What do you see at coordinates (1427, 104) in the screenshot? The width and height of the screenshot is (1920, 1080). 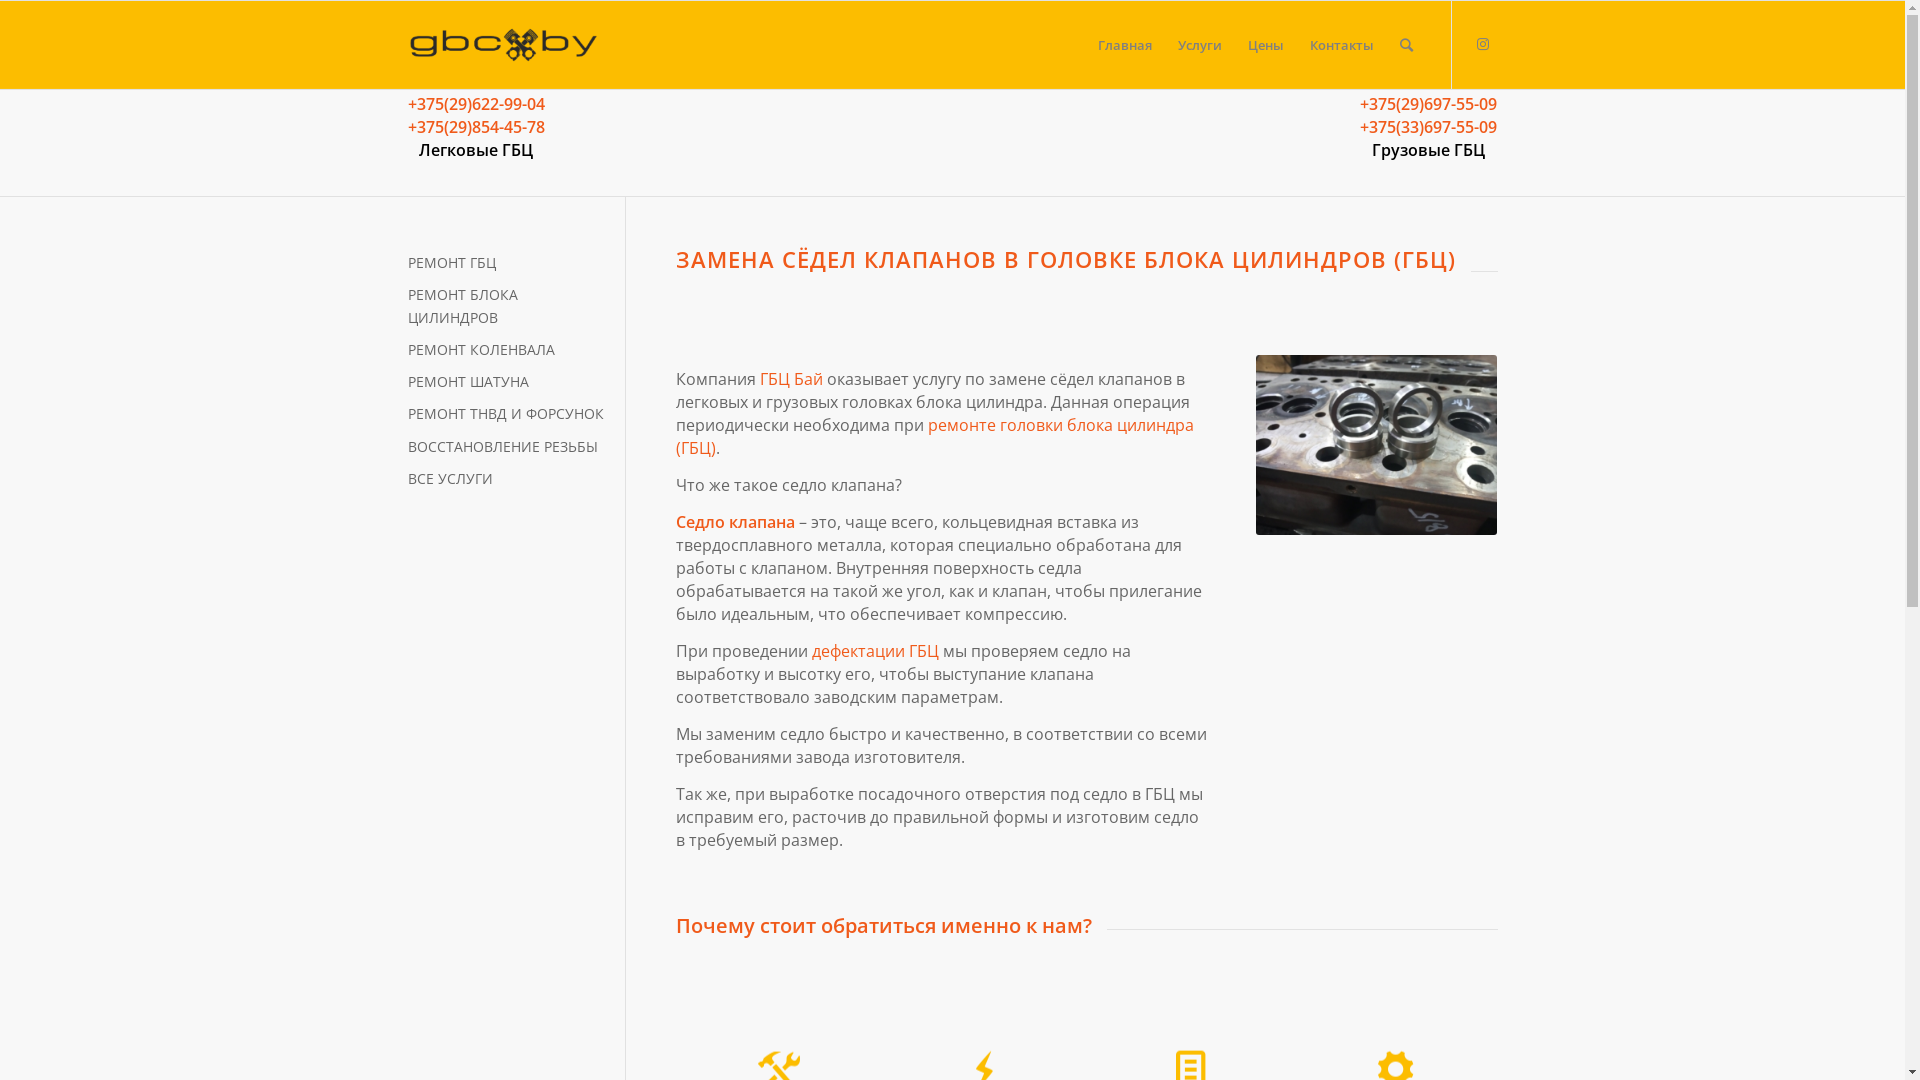 I see `'+375(29)697-55-09'` at bounding box center [1427, 104].